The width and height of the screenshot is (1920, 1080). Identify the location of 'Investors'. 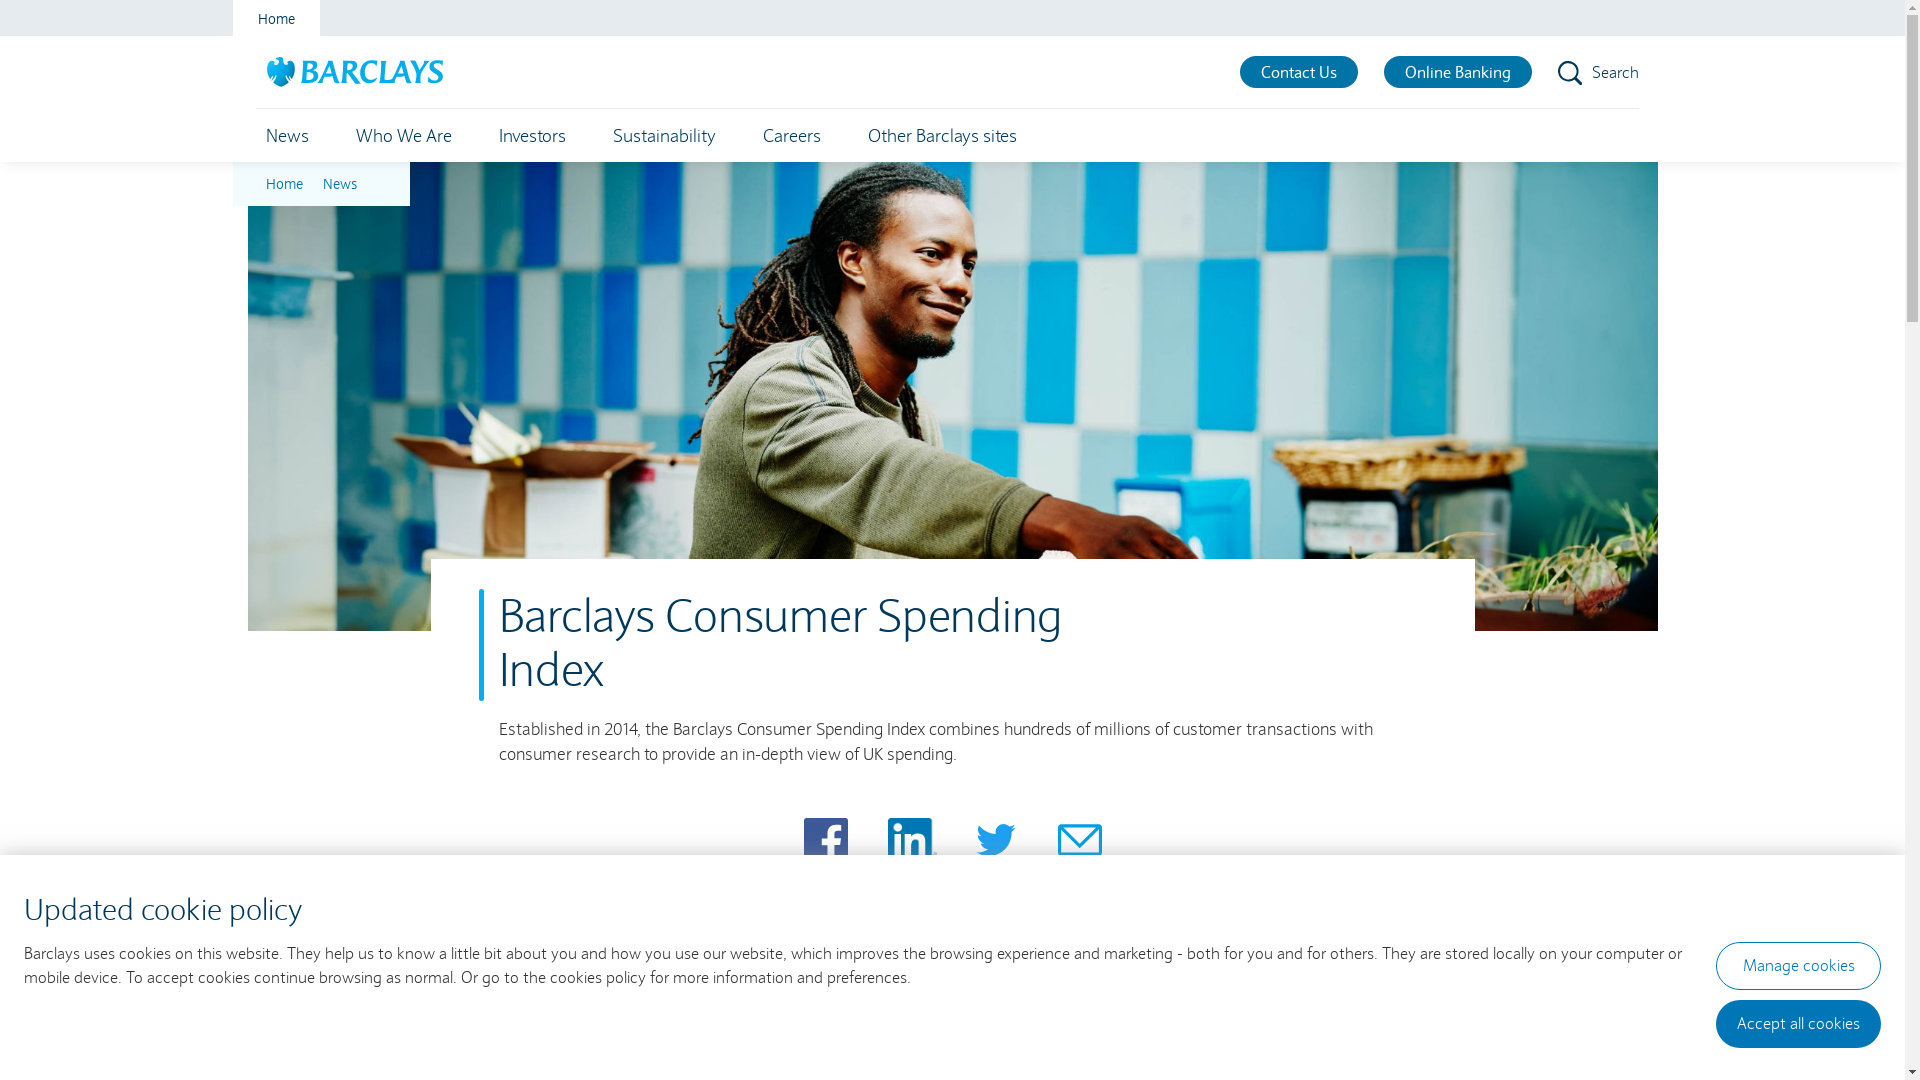
(531, 135).